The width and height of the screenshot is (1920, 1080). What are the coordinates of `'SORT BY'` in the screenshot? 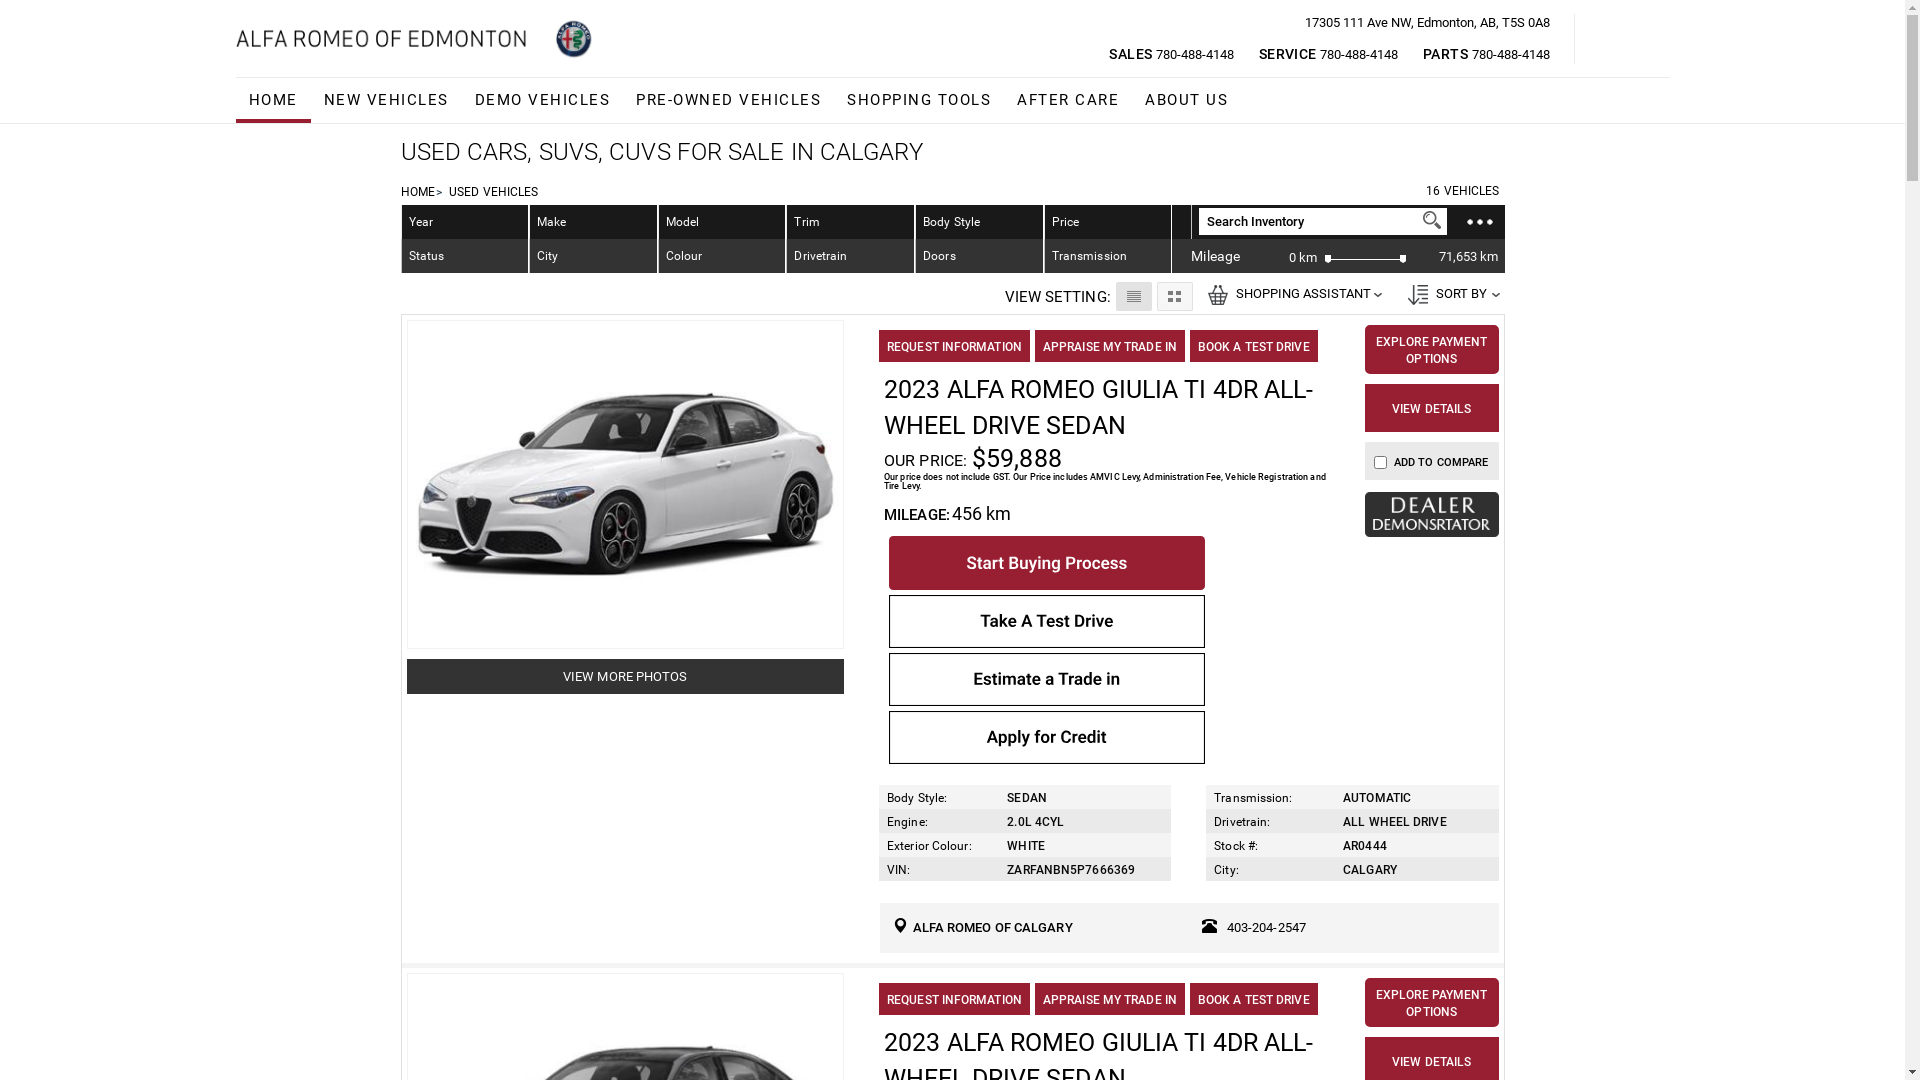 It's located at (1449, 293).